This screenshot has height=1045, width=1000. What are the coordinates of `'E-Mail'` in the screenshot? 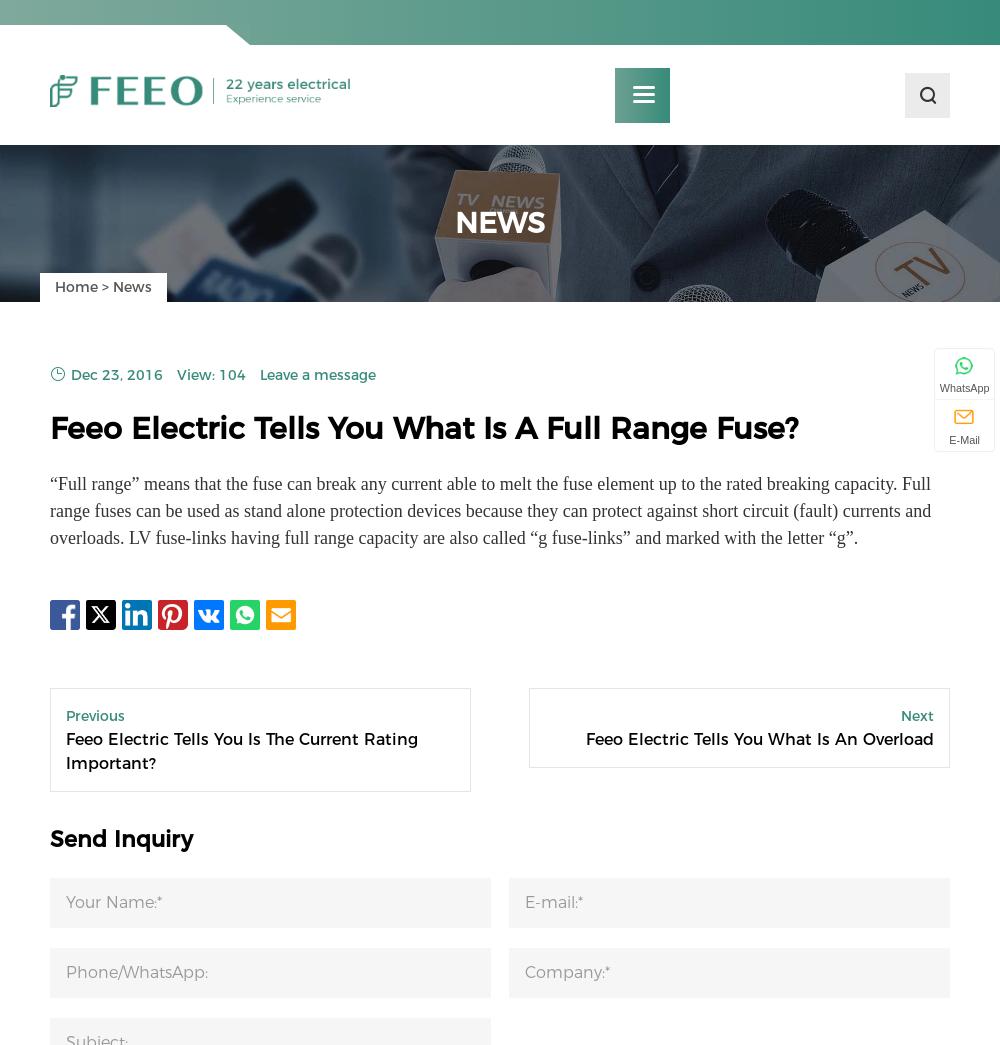 It's located at (963, 439).